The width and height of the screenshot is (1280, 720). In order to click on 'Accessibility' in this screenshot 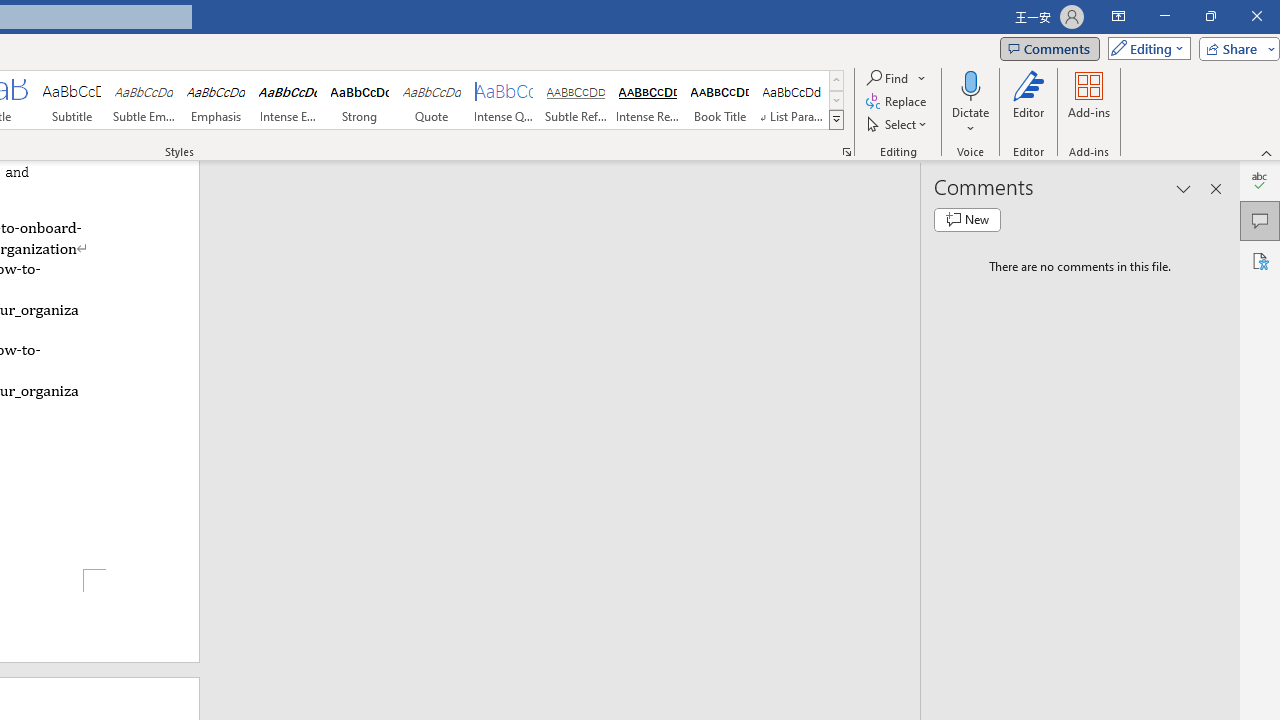, I will do `click(1259, 260)`.